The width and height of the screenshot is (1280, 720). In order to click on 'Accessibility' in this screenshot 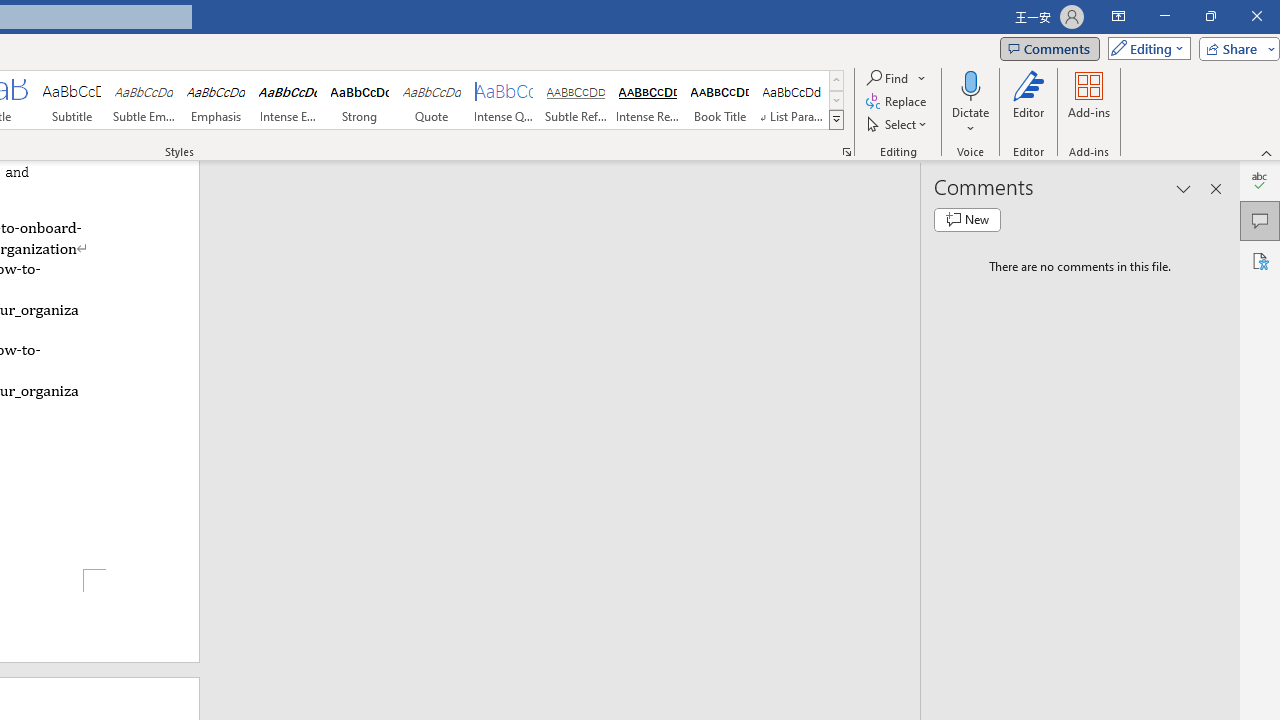, I will do `click(1259, 260)`.